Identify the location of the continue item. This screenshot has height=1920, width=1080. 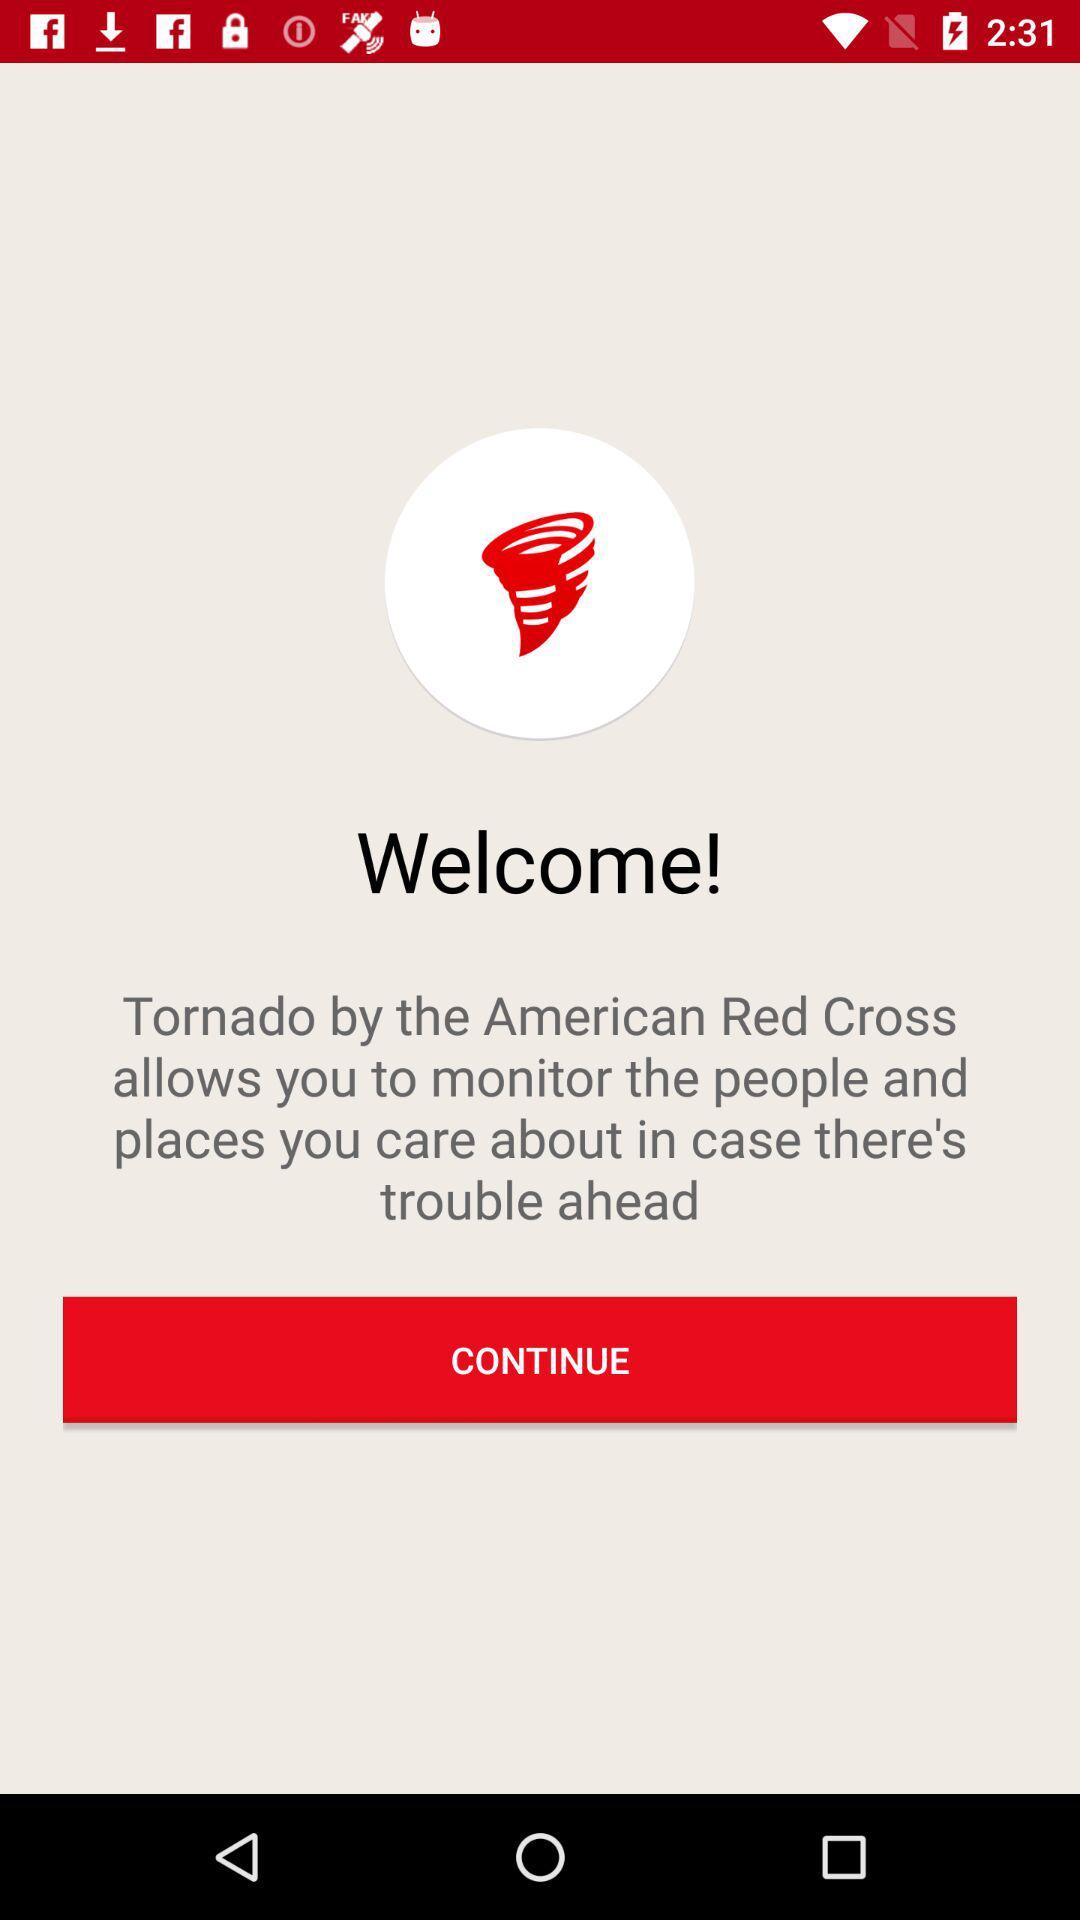
(540, 1359).